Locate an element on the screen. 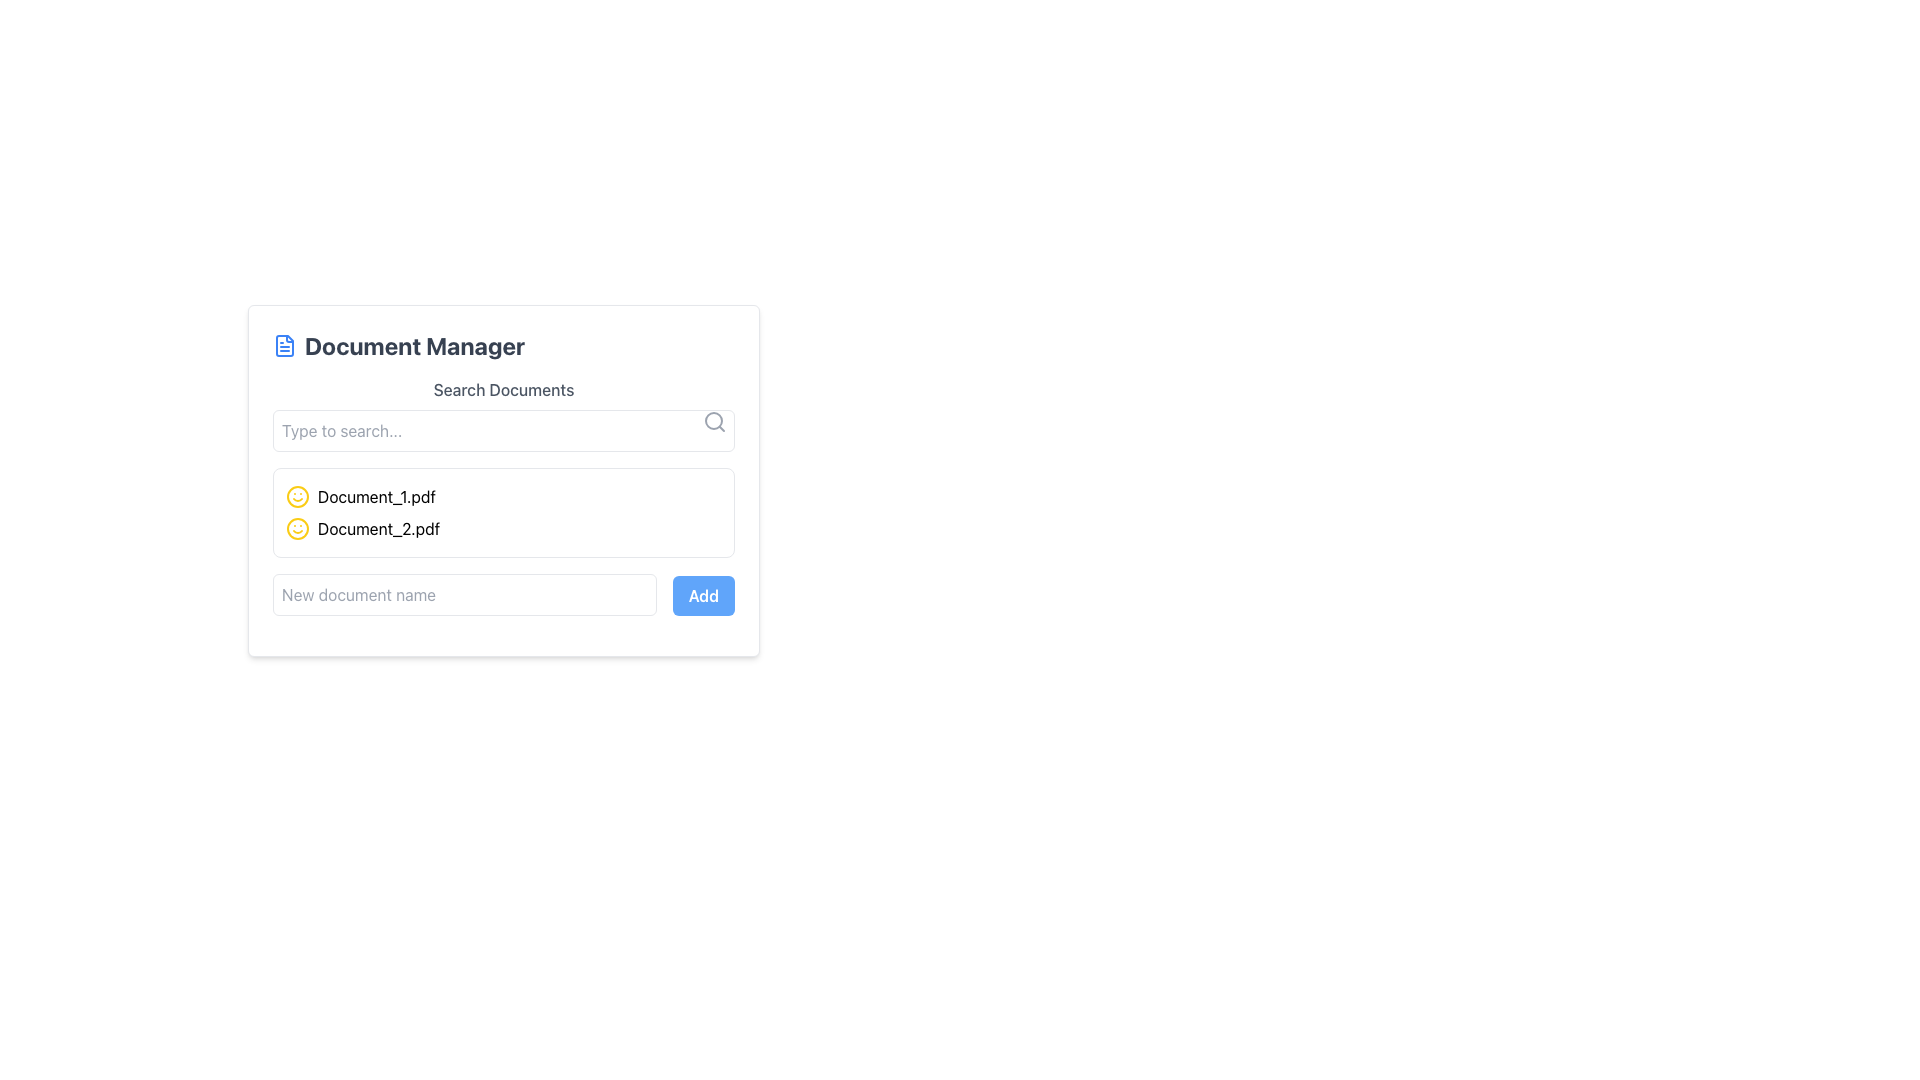 The image size is (1920, 1080). the List Item representing 'Document_2.pdf' is located at coordinates (504, 527).